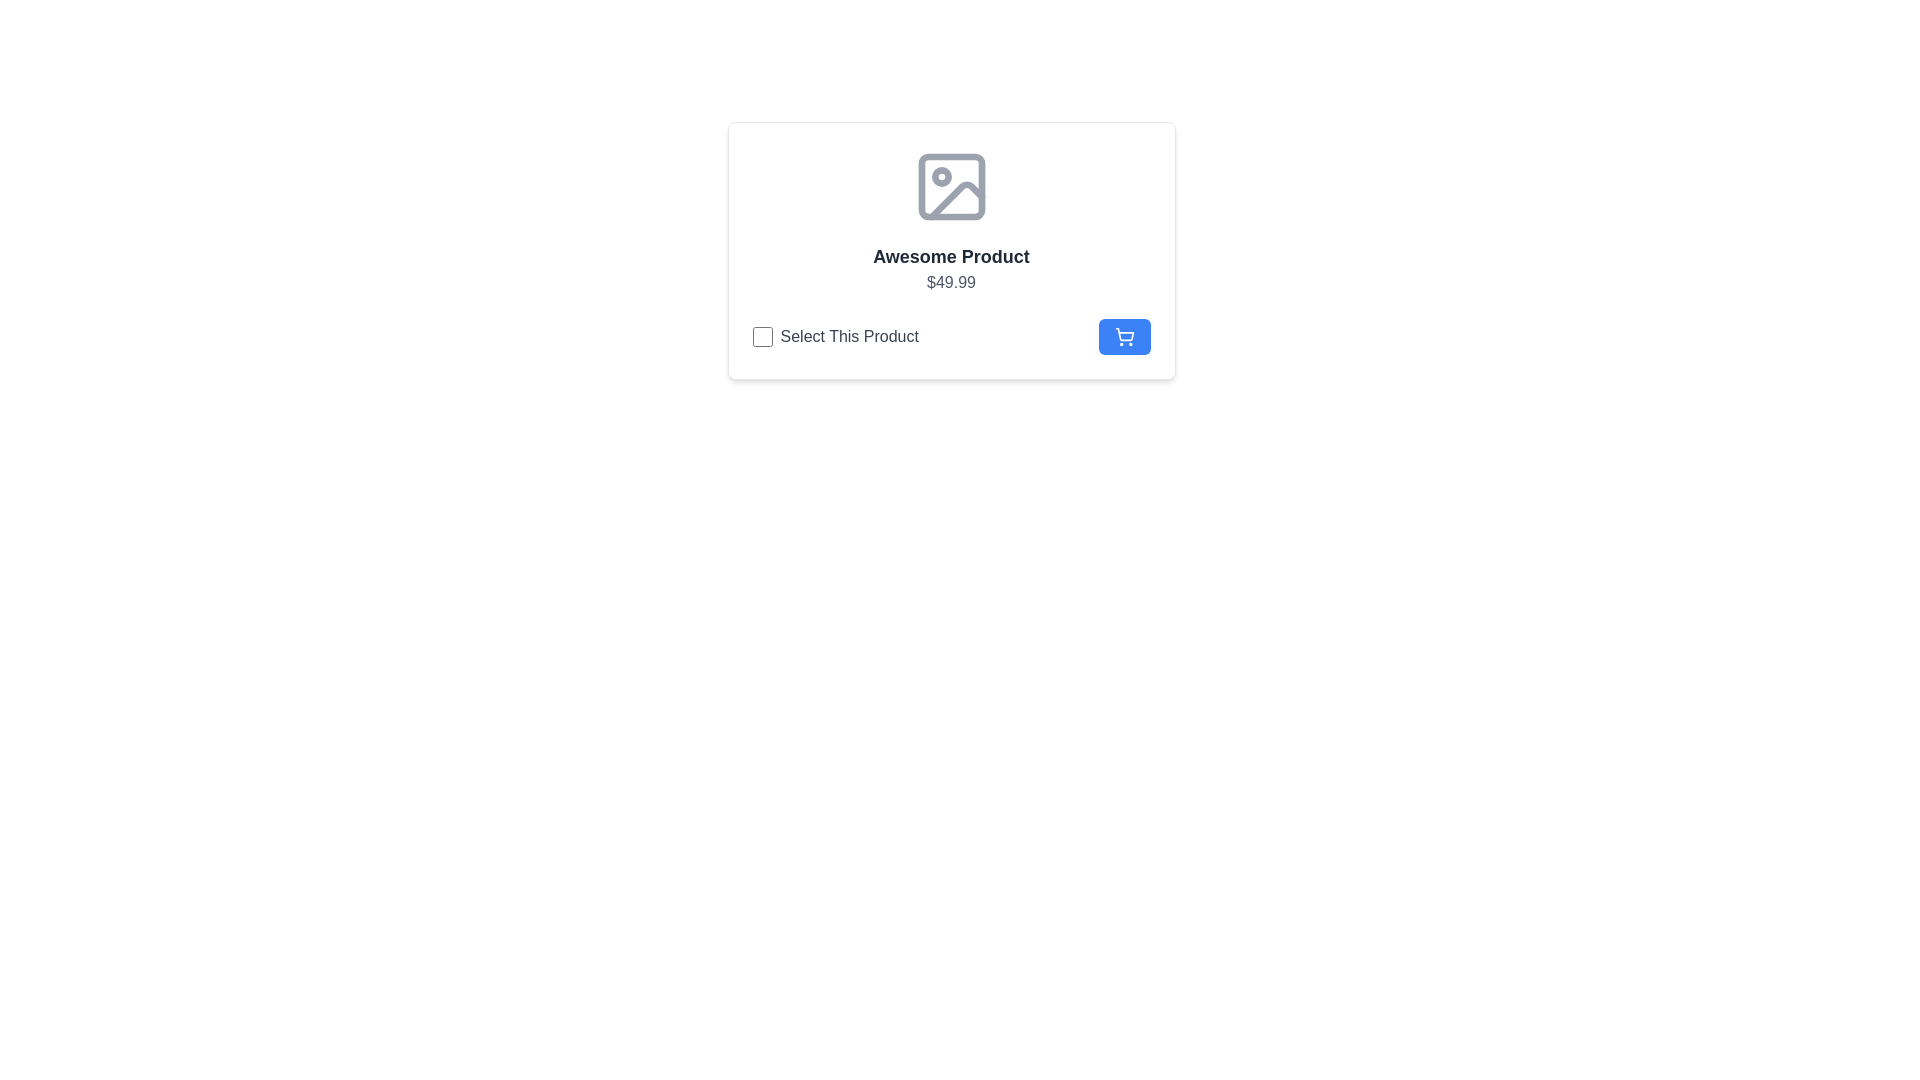  Describe the element at coordinates (950, 186) in the screenshot. I see `the small, rectangular SVG shape with rounded corners and gray fill, which is part of the image icon above the title 'Awesome Product' in the card layout` at that location.